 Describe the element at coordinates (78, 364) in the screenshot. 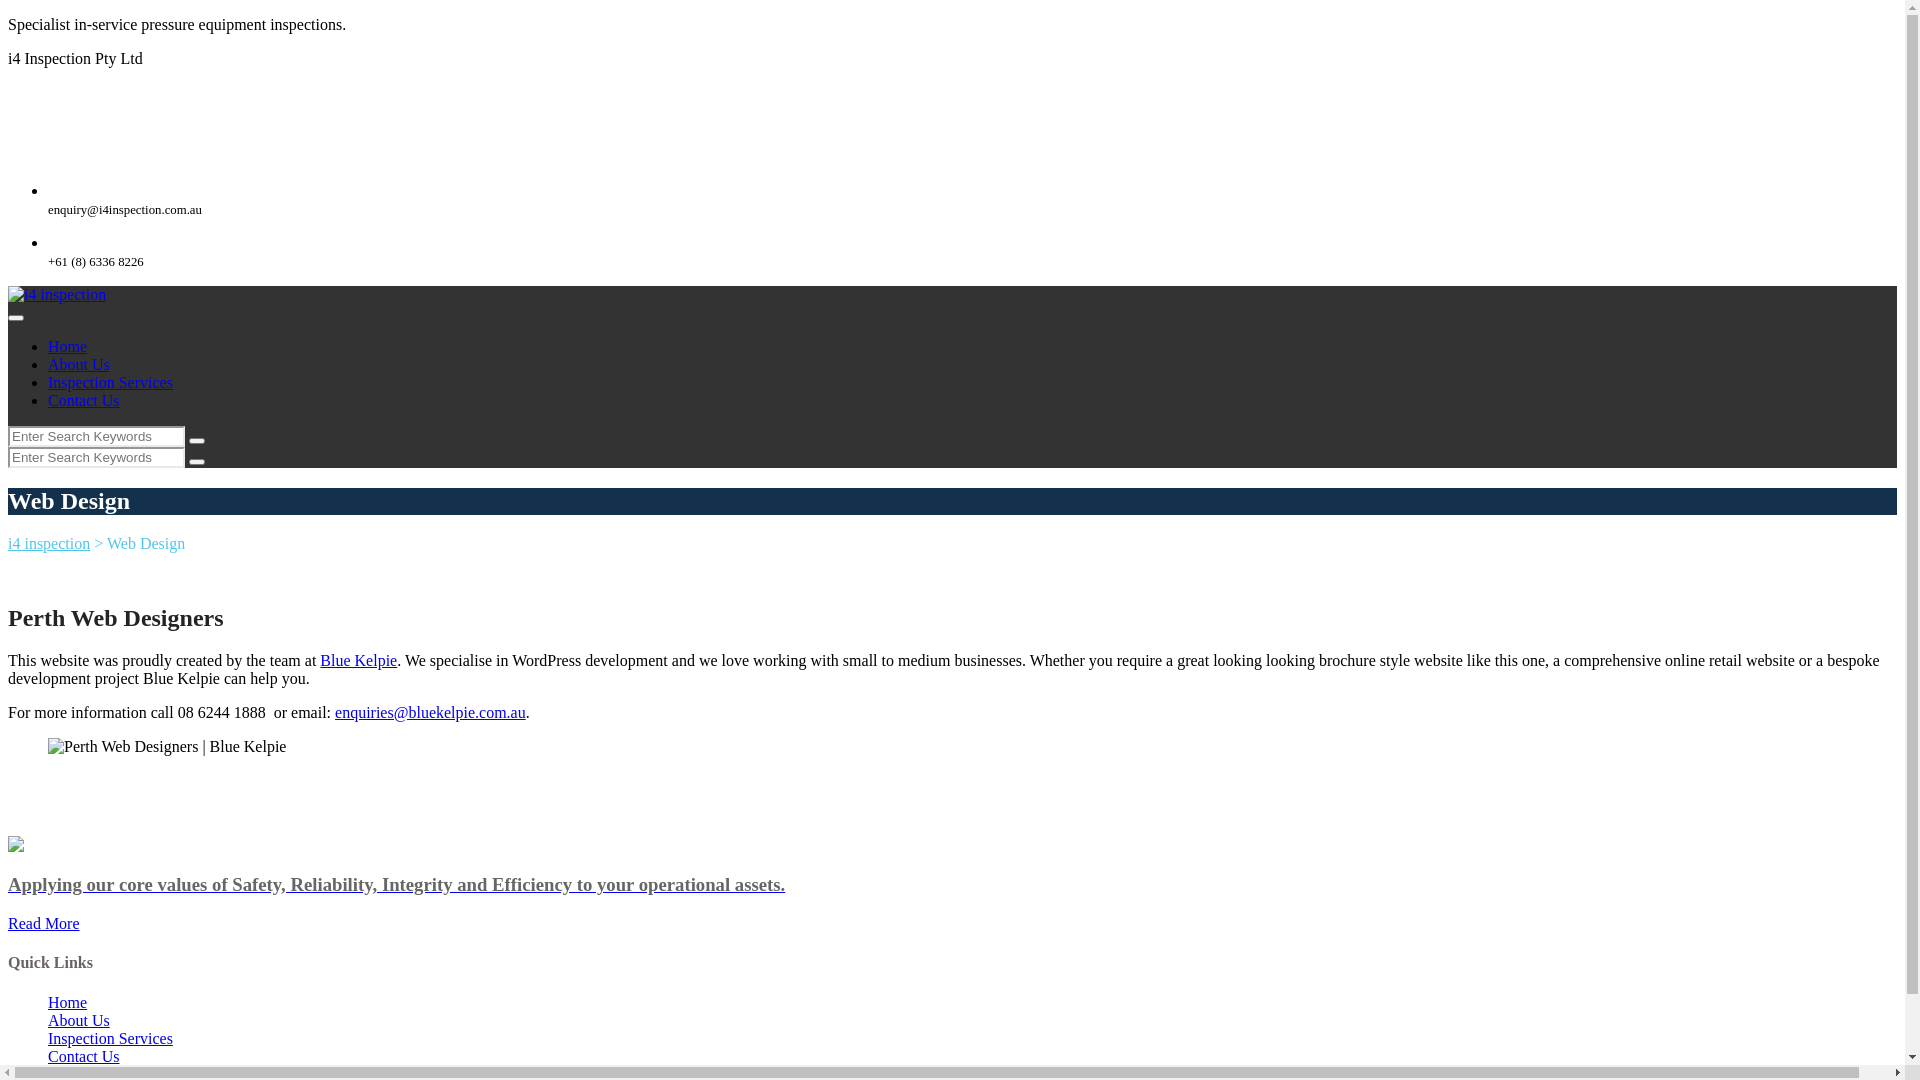

I see `'About Us'` at that location.